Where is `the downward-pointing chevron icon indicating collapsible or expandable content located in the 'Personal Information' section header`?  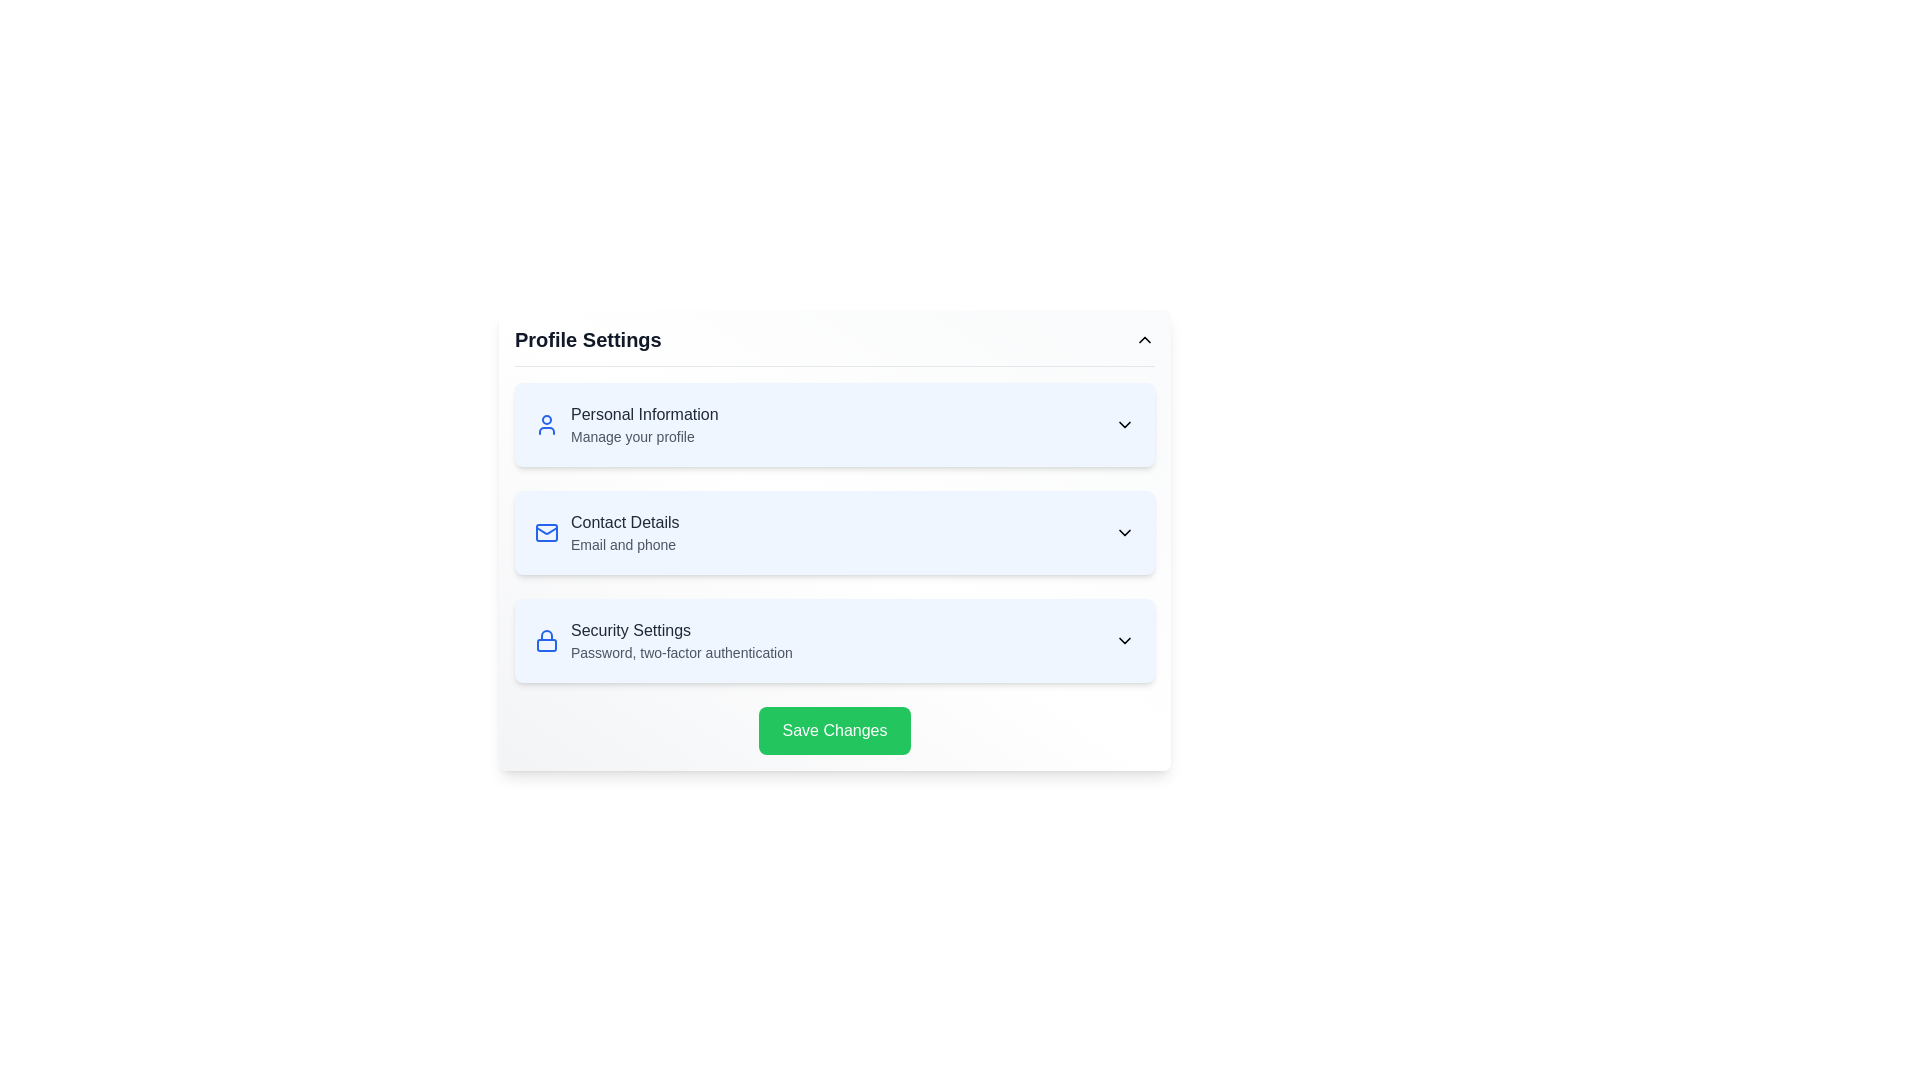 the downward-pointing chevron icon indicating collapsible or expandable content located in the 'Personal Information' section header is located at coordinates (1124, 423).